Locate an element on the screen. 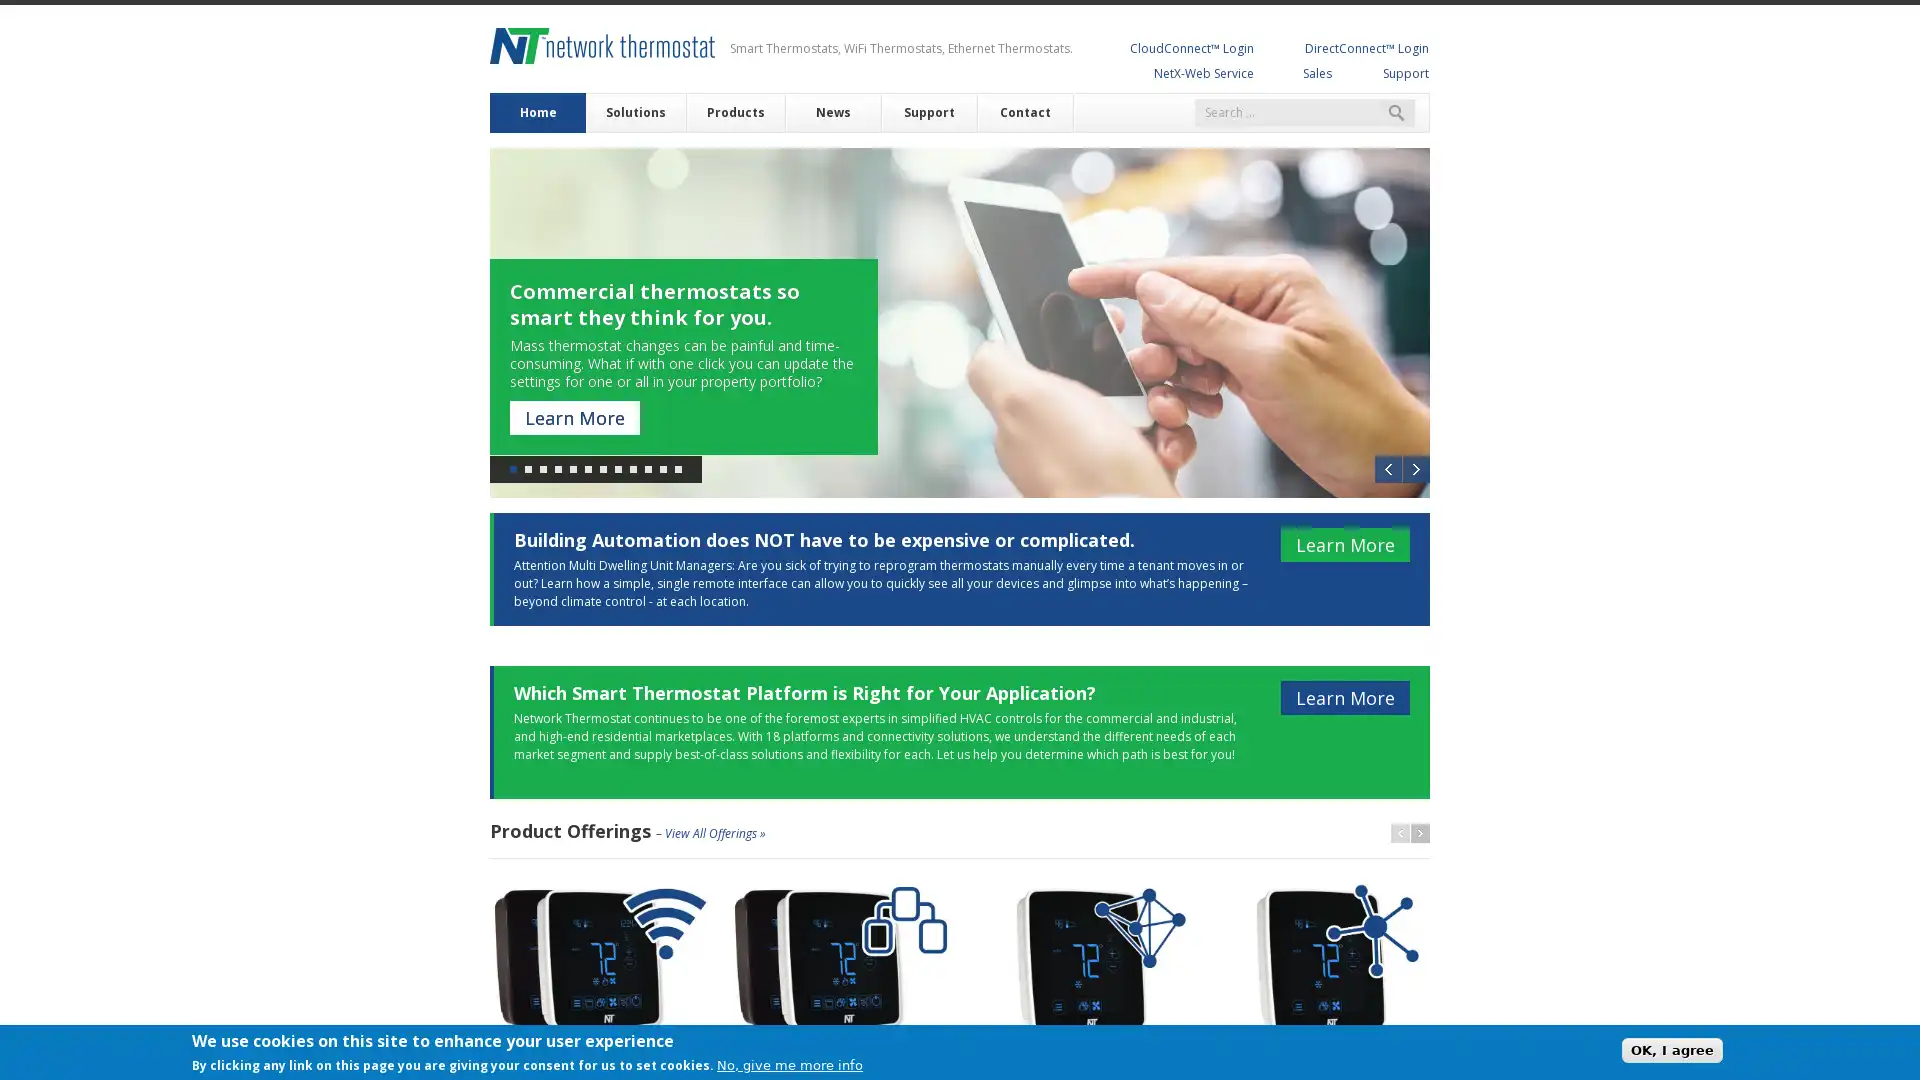 This screenshot has width=1920, height=1080. OK, I agree is located at coordinates (1672, 1048).